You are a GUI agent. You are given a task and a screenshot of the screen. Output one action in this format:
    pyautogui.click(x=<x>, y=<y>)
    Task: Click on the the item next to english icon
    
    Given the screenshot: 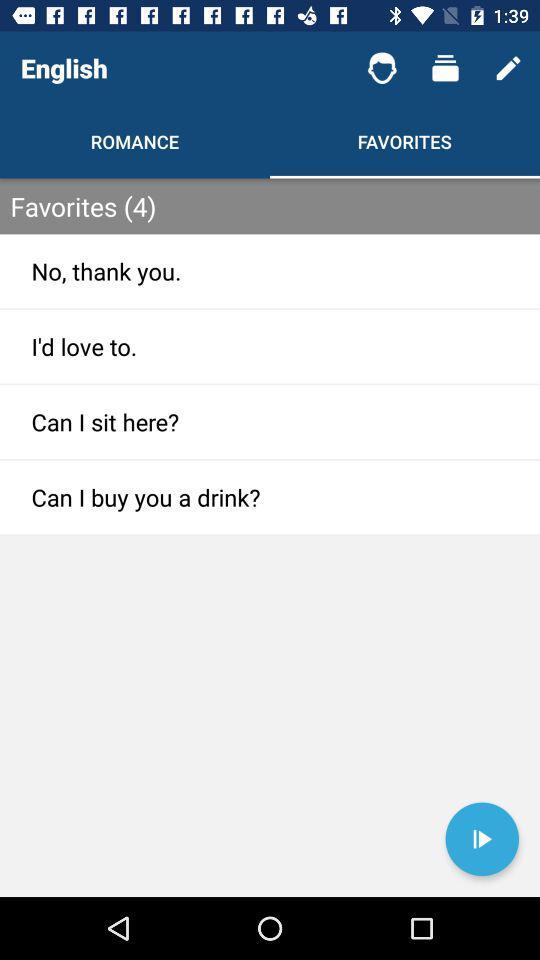 What is the action you would take?
    pyautogui.click(x=382, y=68)
    